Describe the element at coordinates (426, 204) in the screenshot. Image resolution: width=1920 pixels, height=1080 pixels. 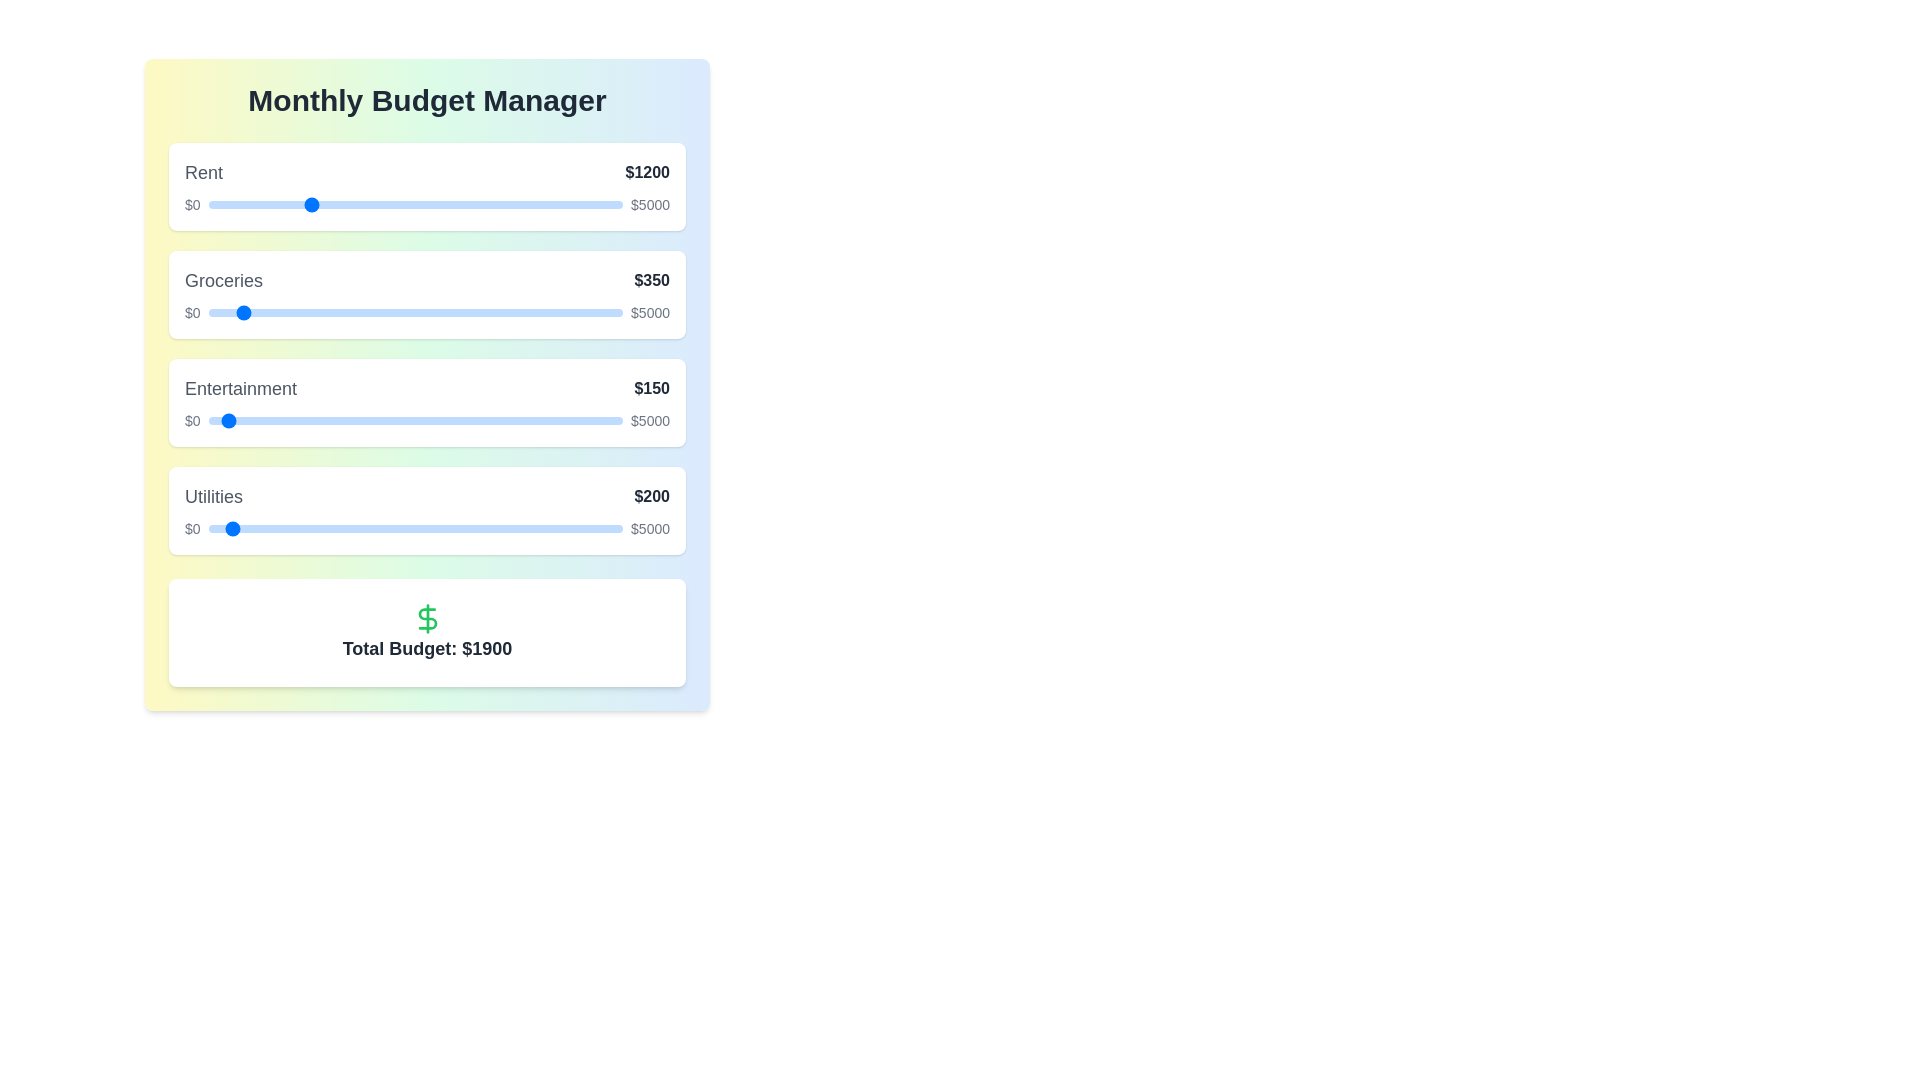
I see `the central interactive horizontal slider track of the Range input slider located in the 'Rent $1200' section to move the handle` at that location.